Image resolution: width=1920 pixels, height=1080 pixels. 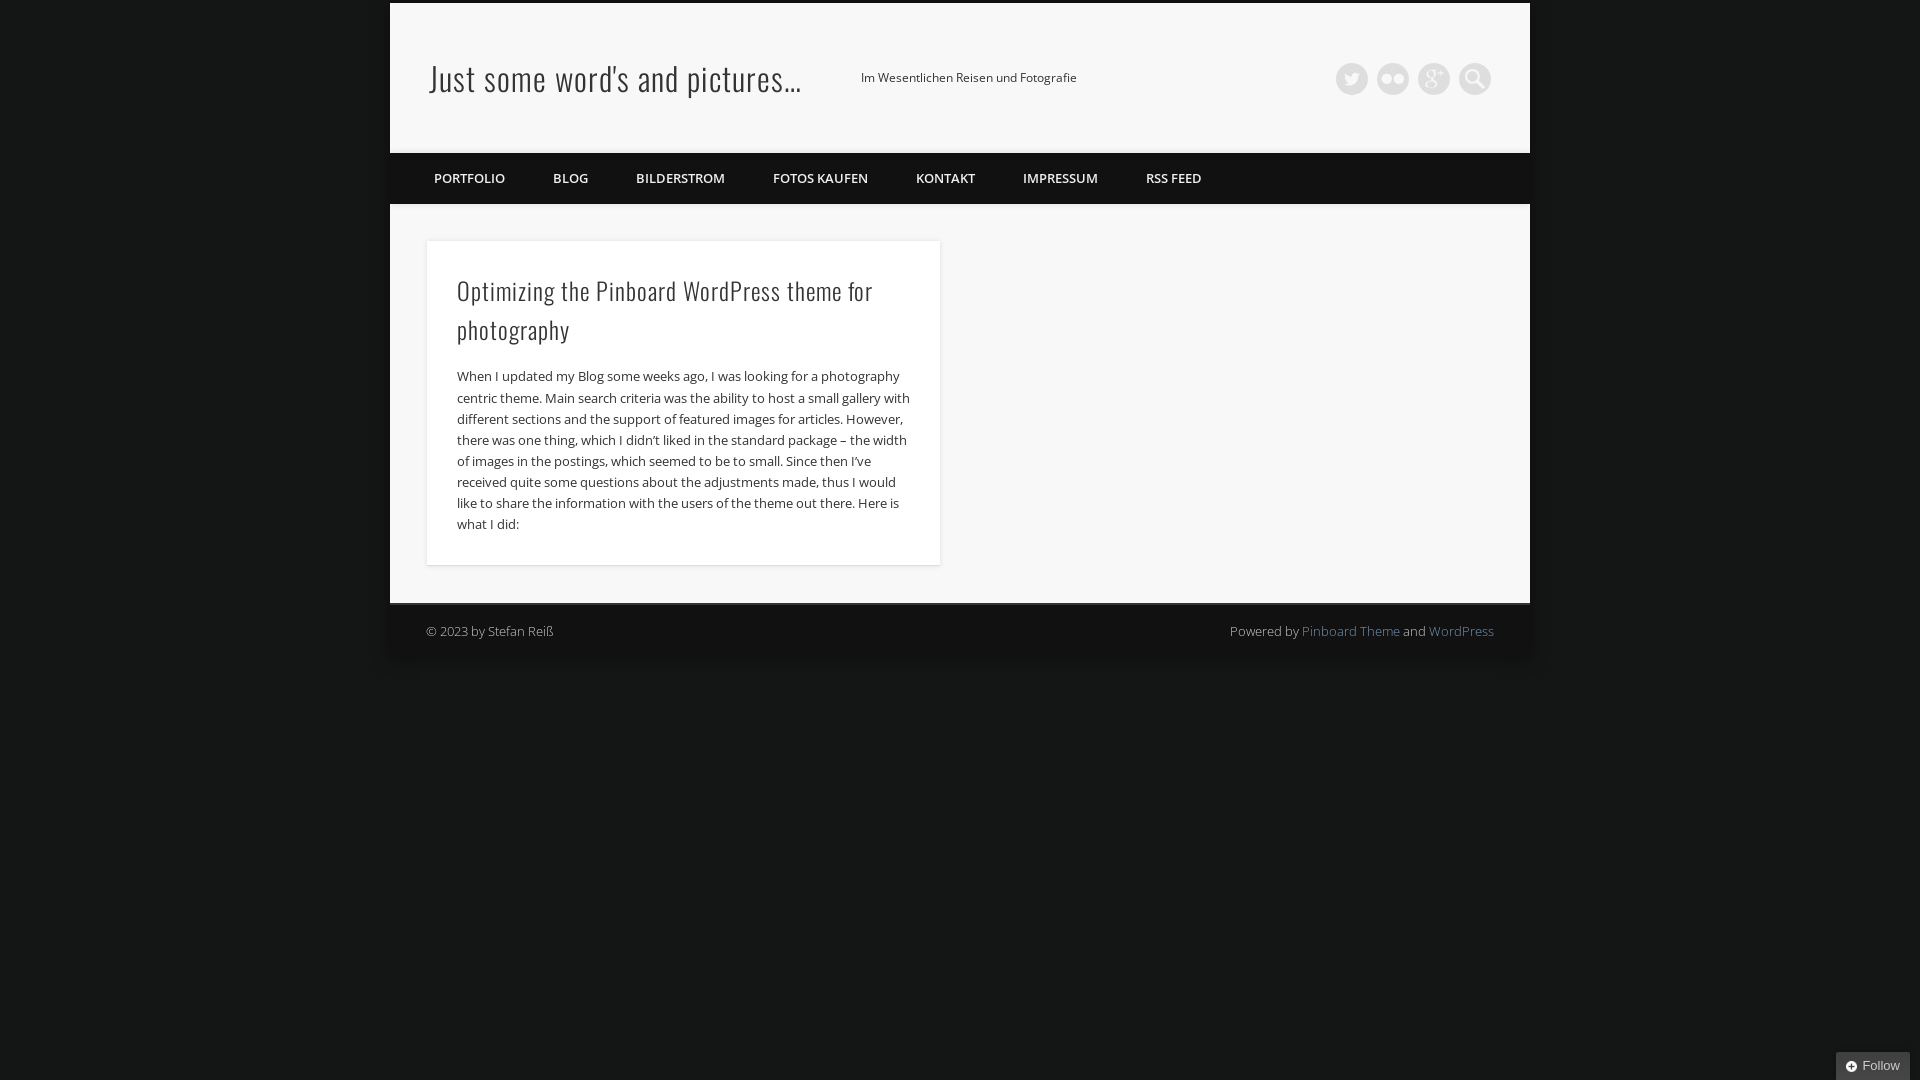 What do you see at coordinates (680, 177) in the screenshot?
I see `'BILDERSTROM'` at bounding box center [680, 177].